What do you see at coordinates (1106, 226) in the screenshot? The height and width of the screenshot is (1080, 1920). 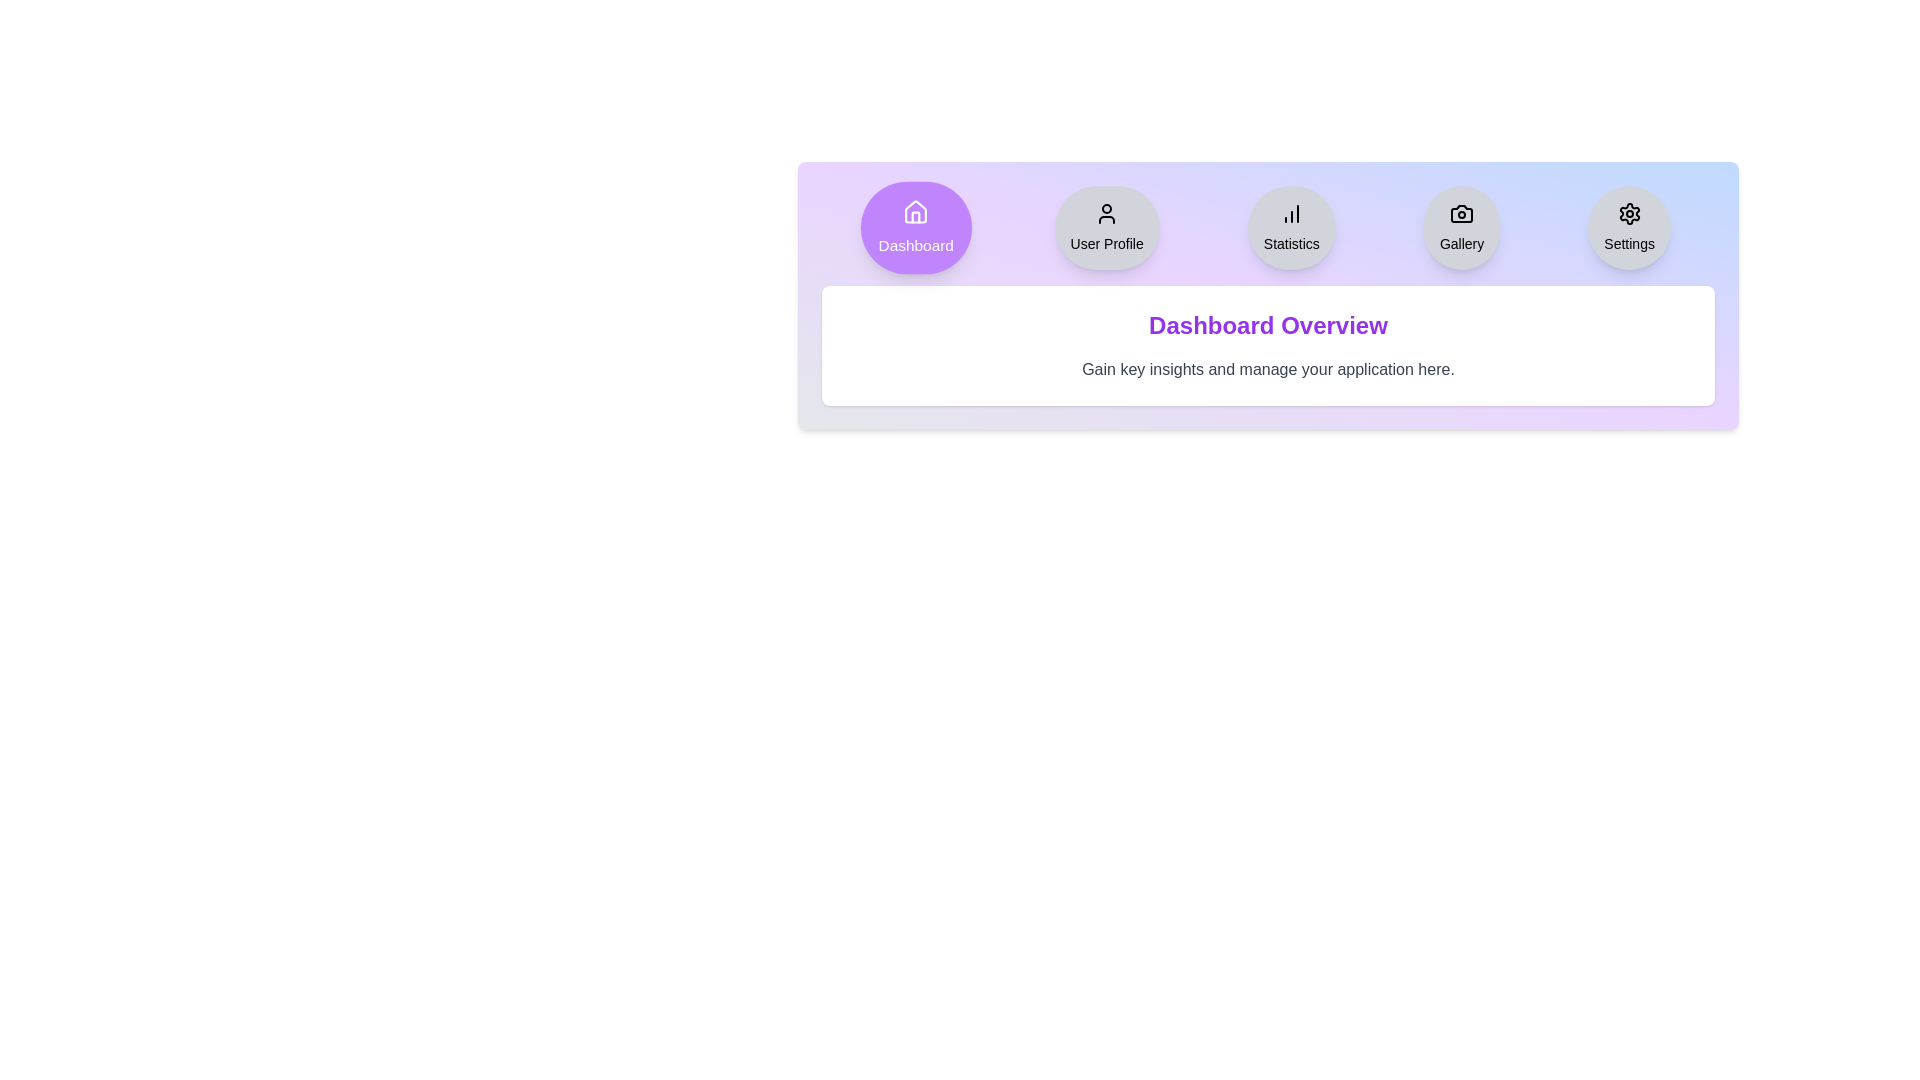 I see `the second circular button in the horizontal navigation bar` at bounding box center [1106, 226].